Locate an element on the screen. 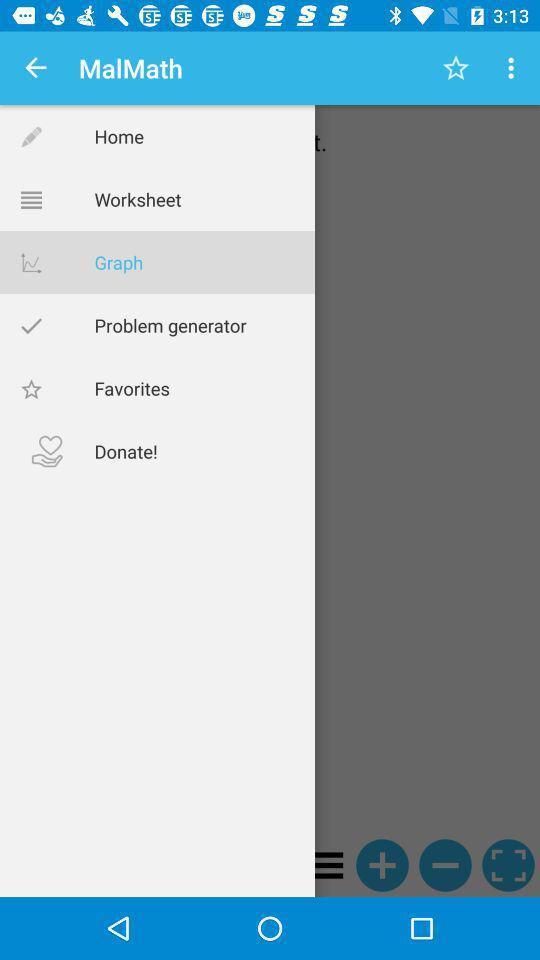 The image size is (540, 960). the add icon is located at coordinates (382, 864).